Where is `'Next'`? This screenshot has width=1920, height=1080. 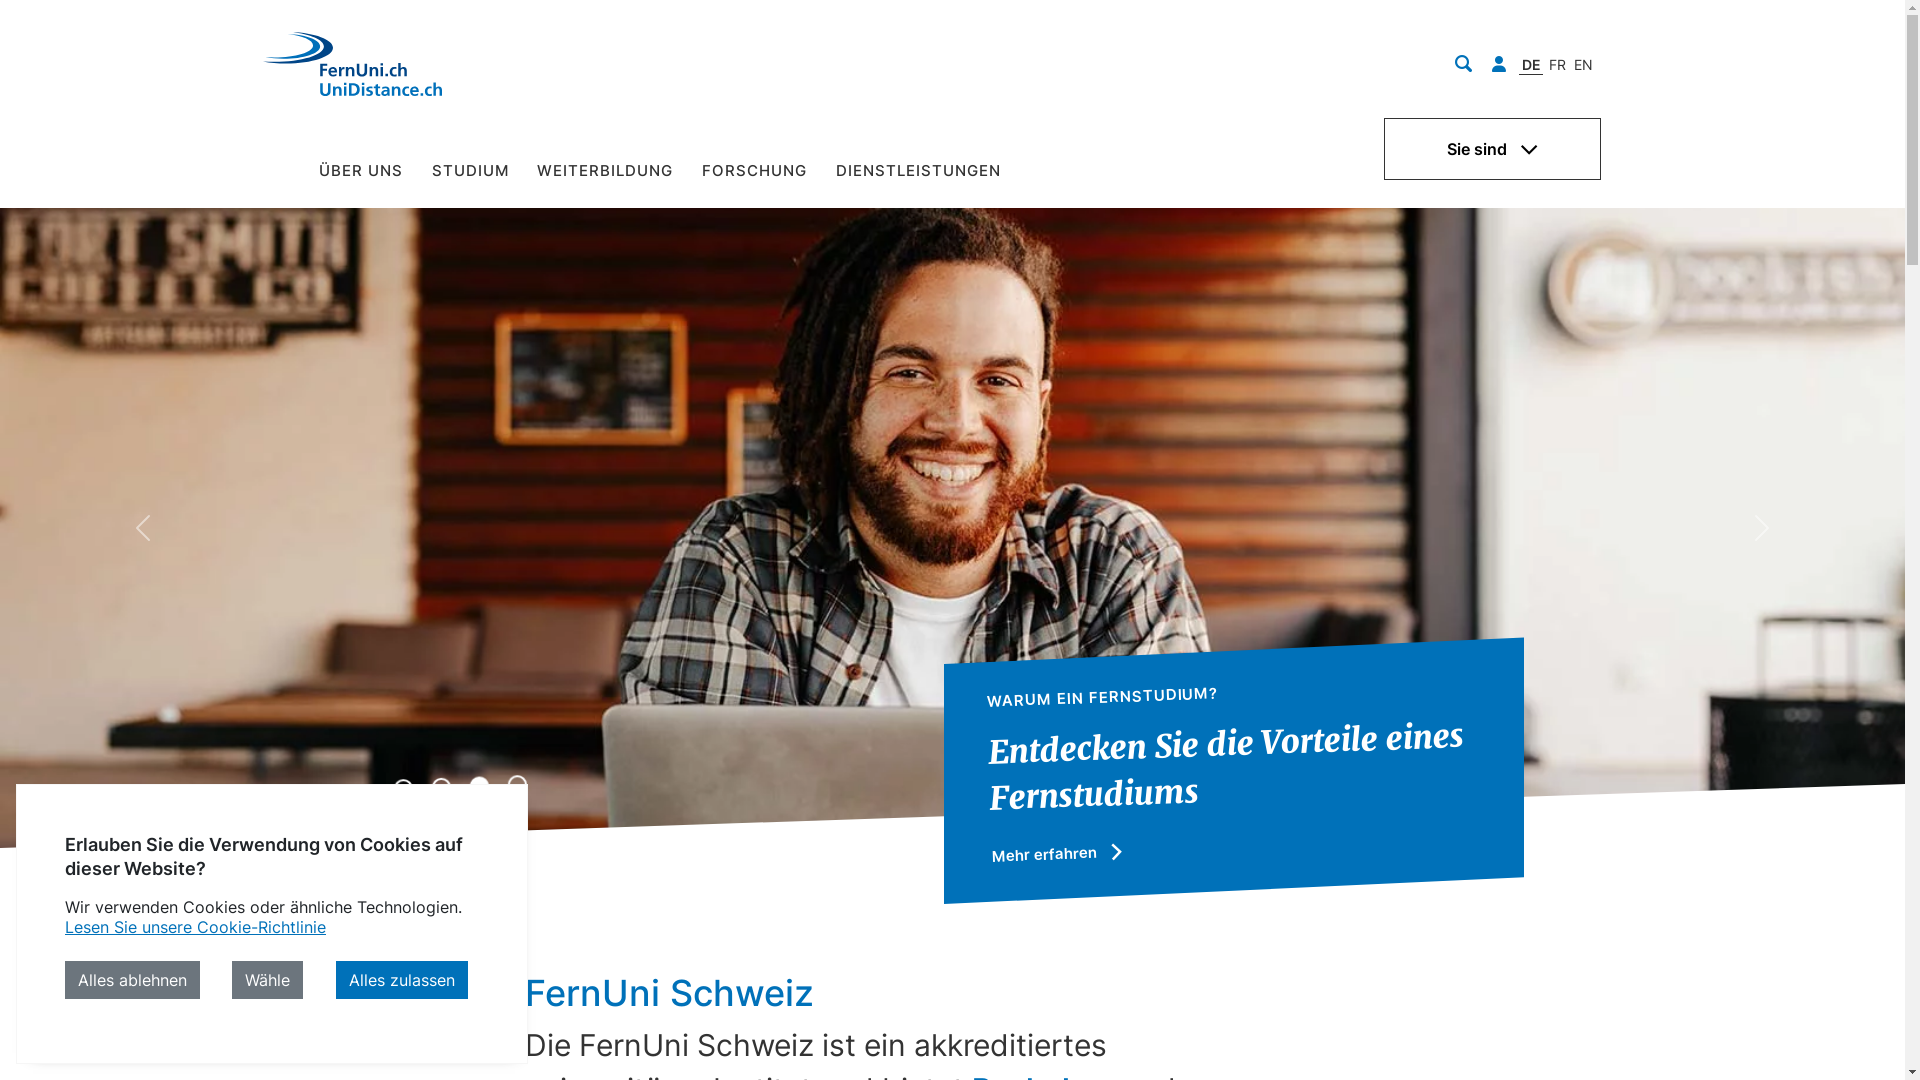 'Next' is located at coordinates (1761, 527).